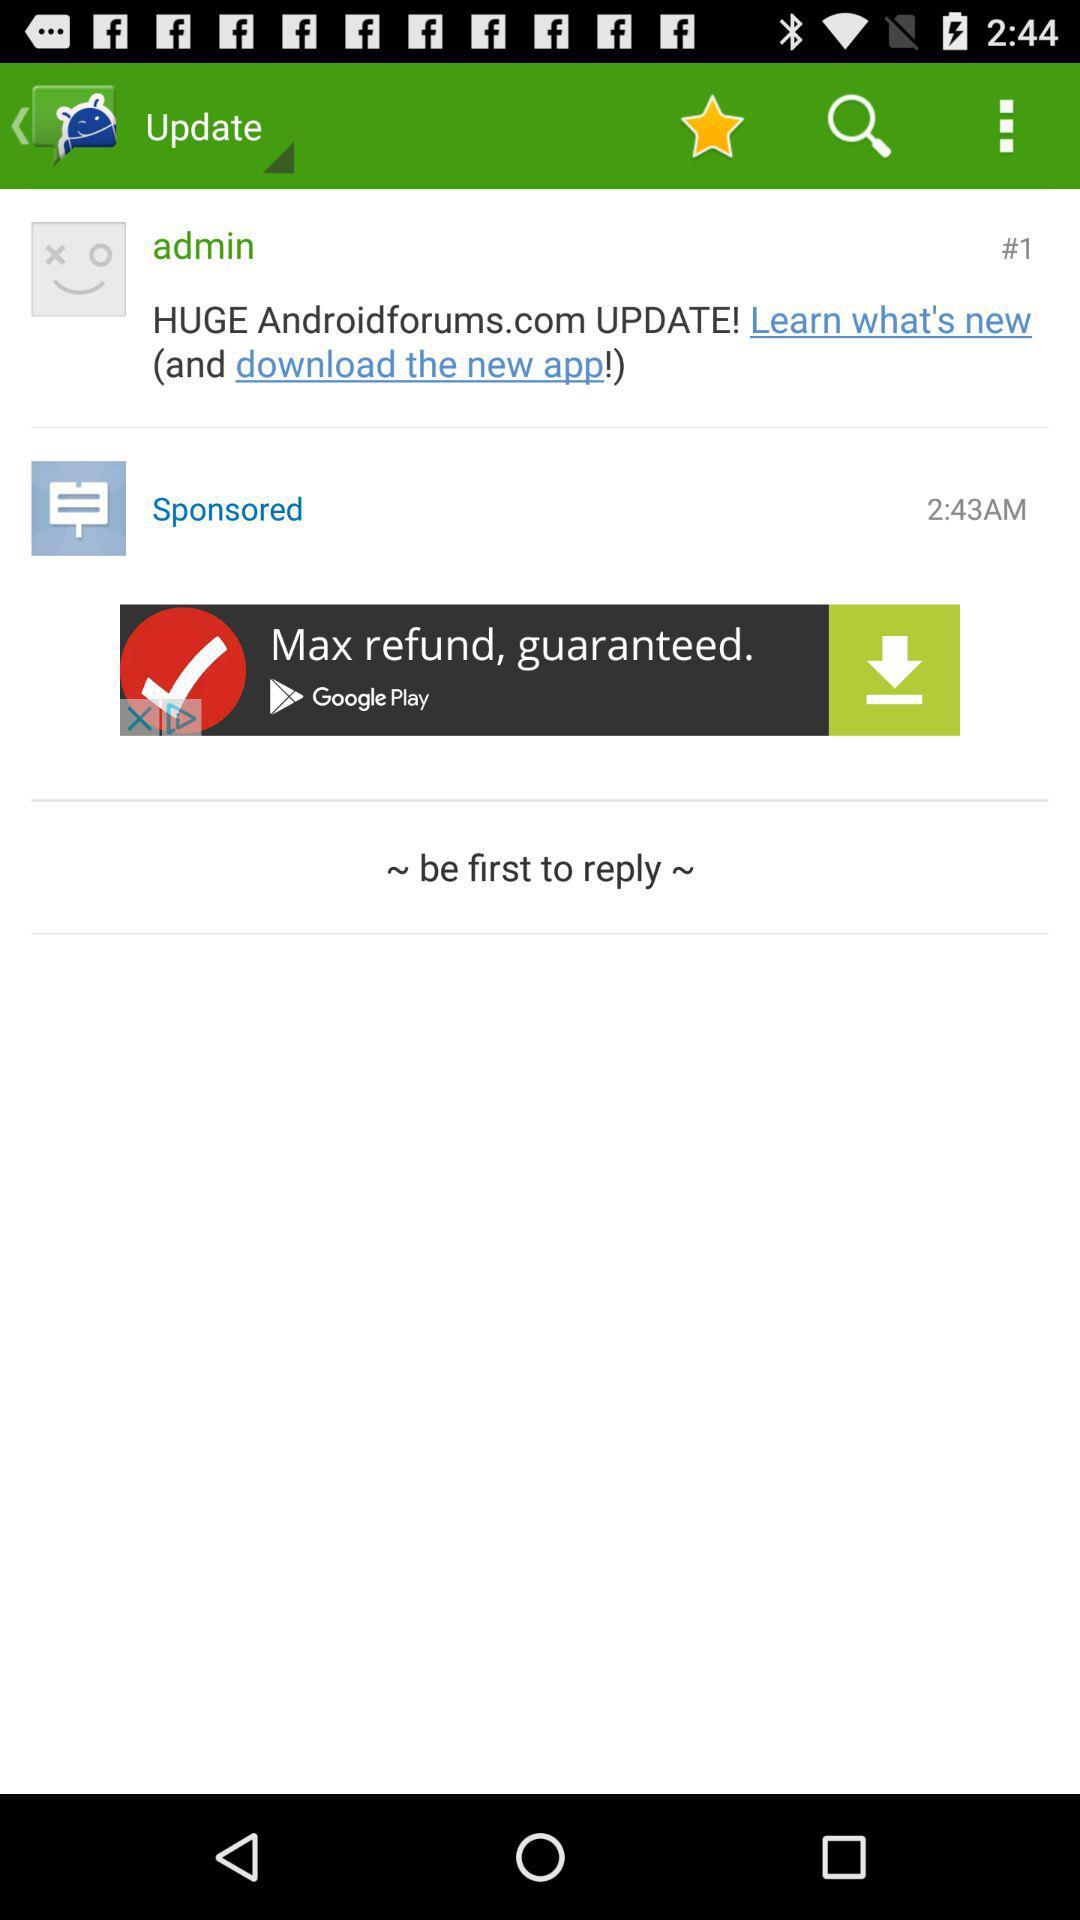  I want to click on to download, so click(540, 670).